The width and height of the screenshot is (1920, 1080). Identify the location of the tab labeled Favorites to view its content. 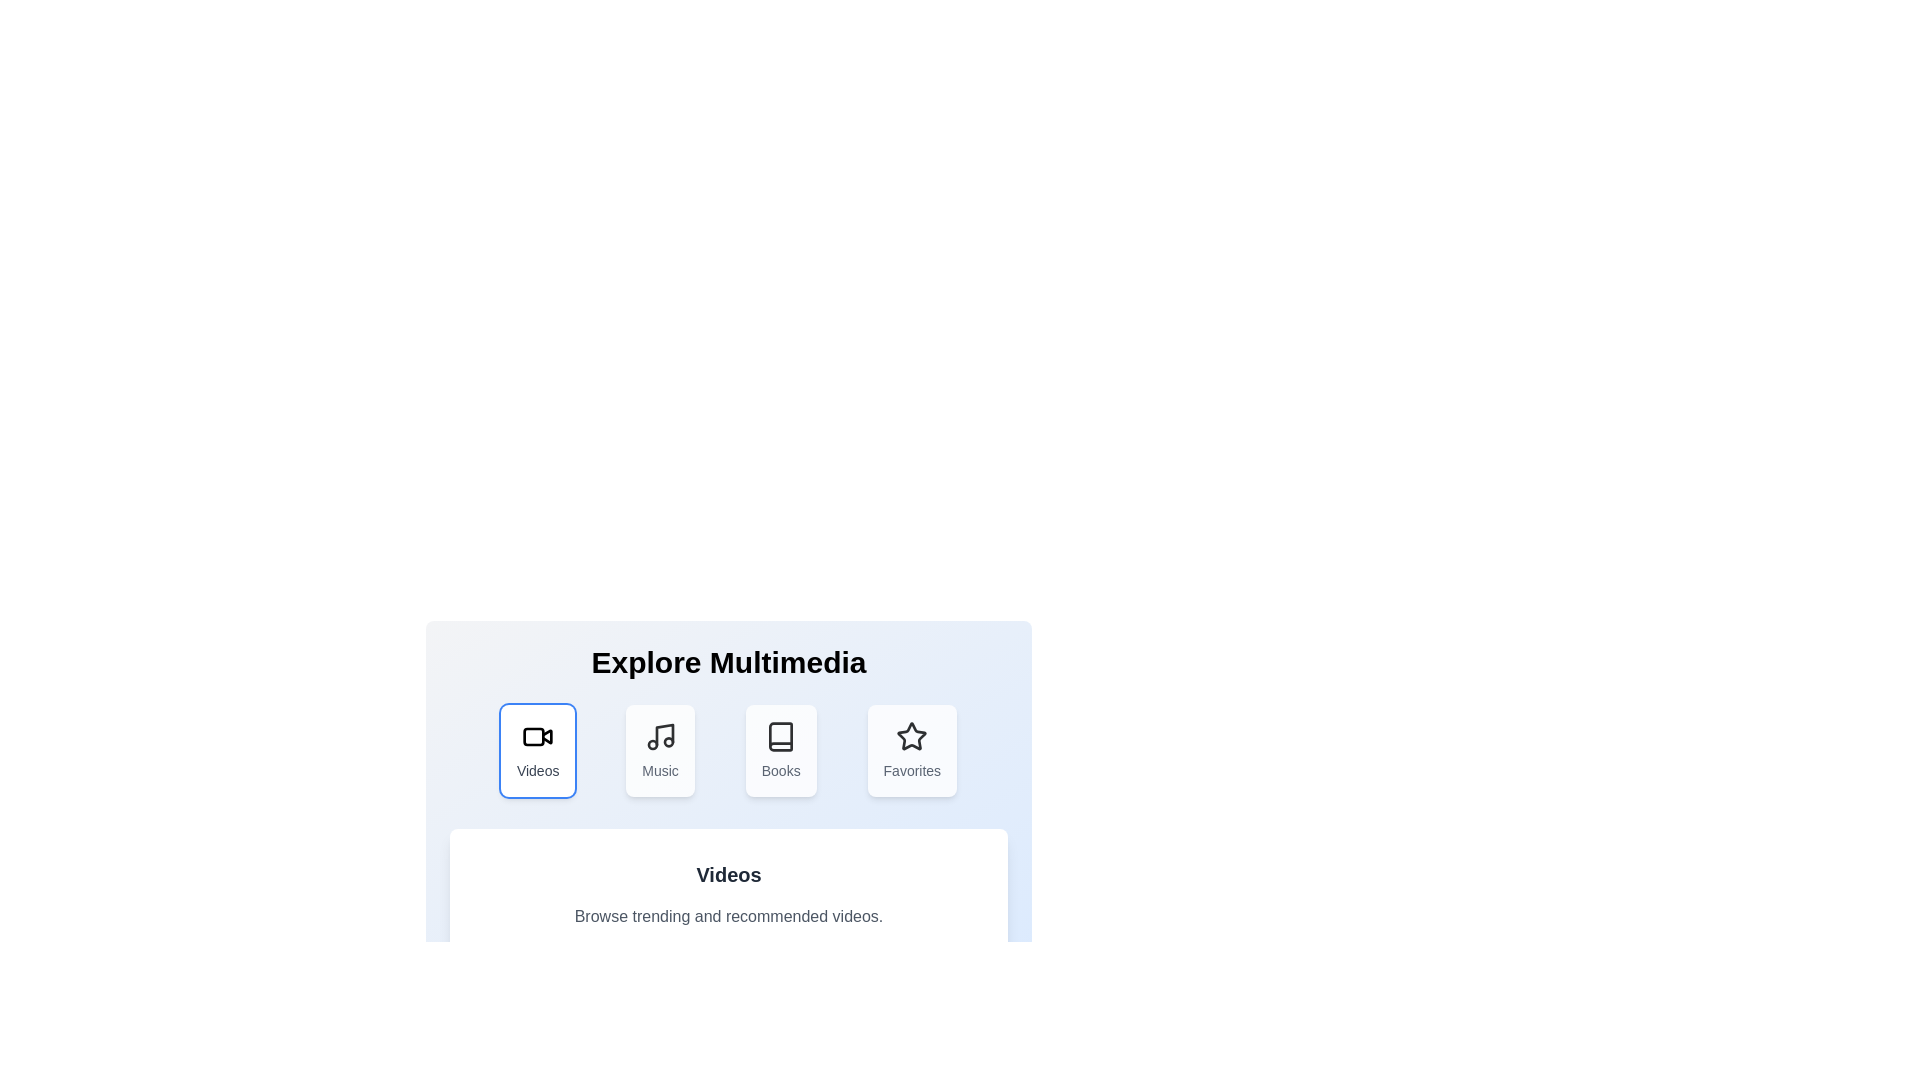
(911, 751).